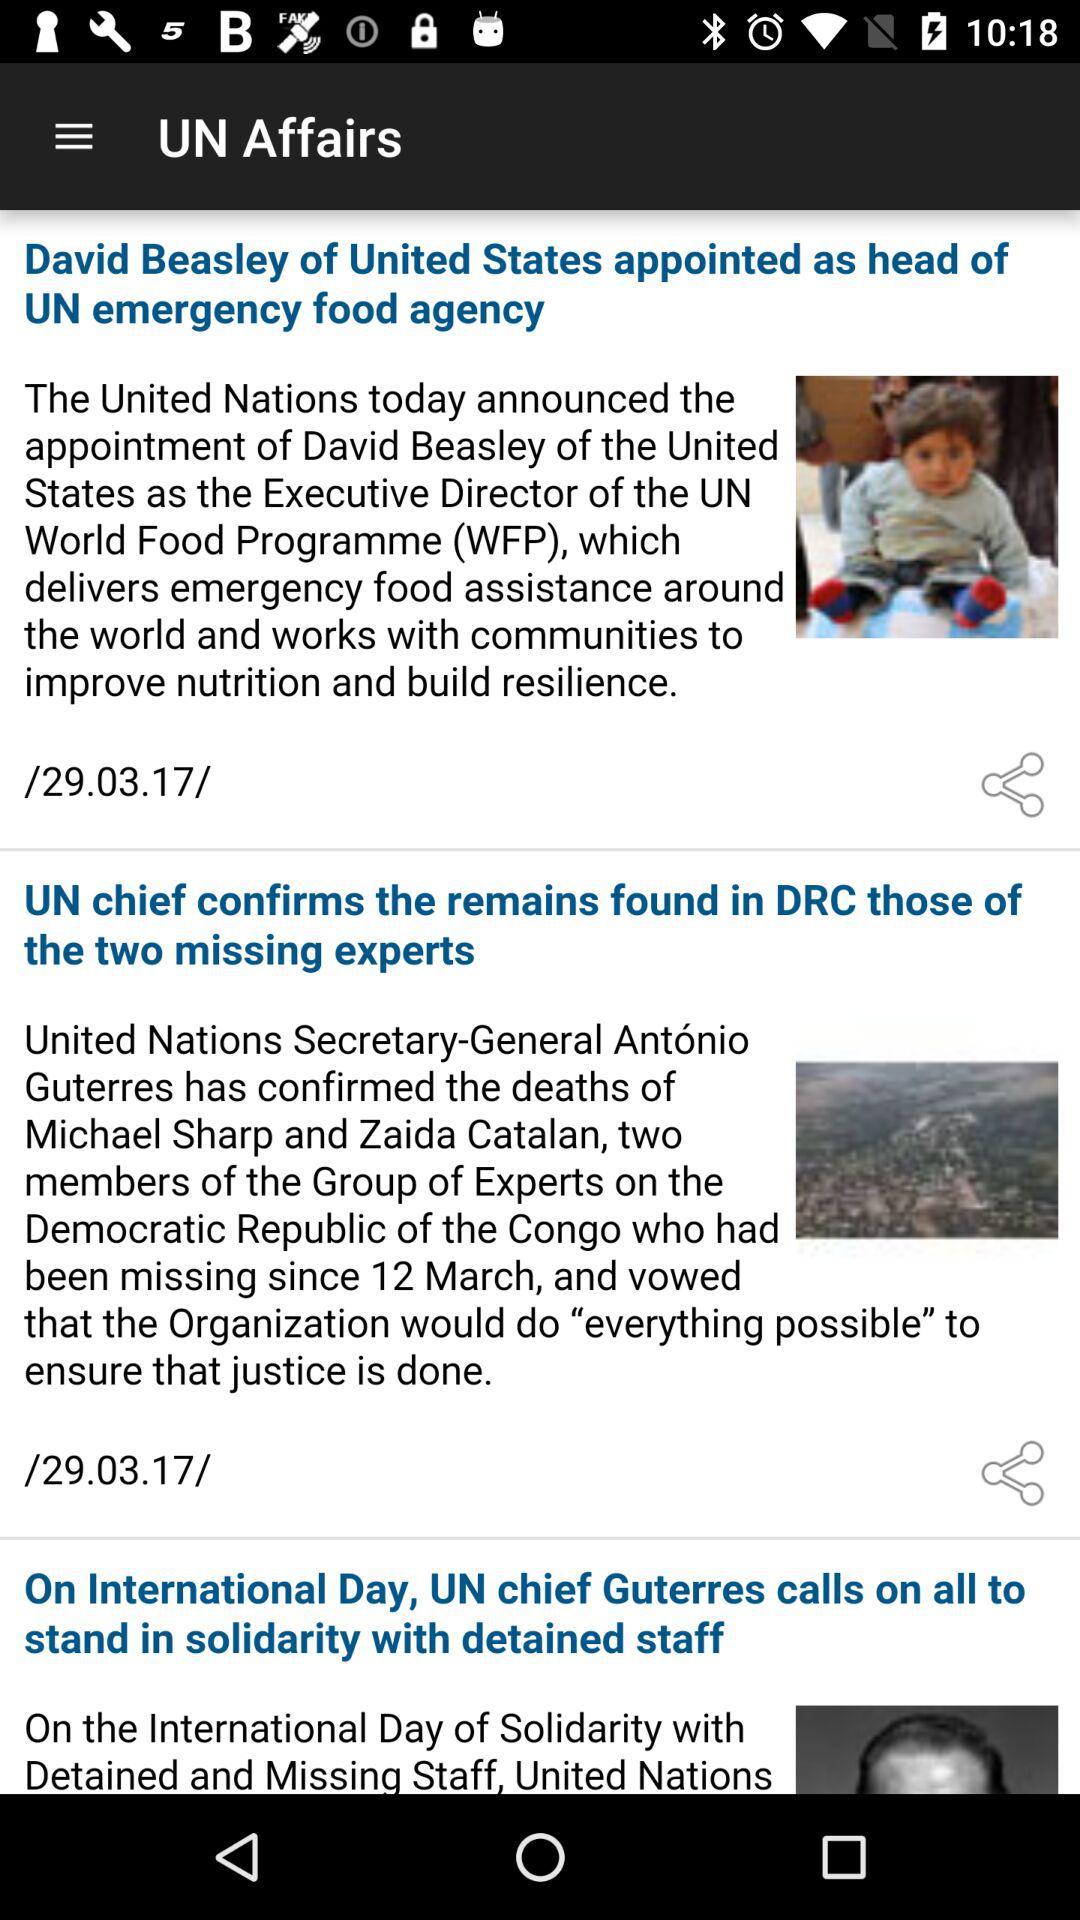 This screenshot has width=1080, height=1920. Describe the element at coordinates (540, 1195) in the screenshot. I see `and read` at that location.